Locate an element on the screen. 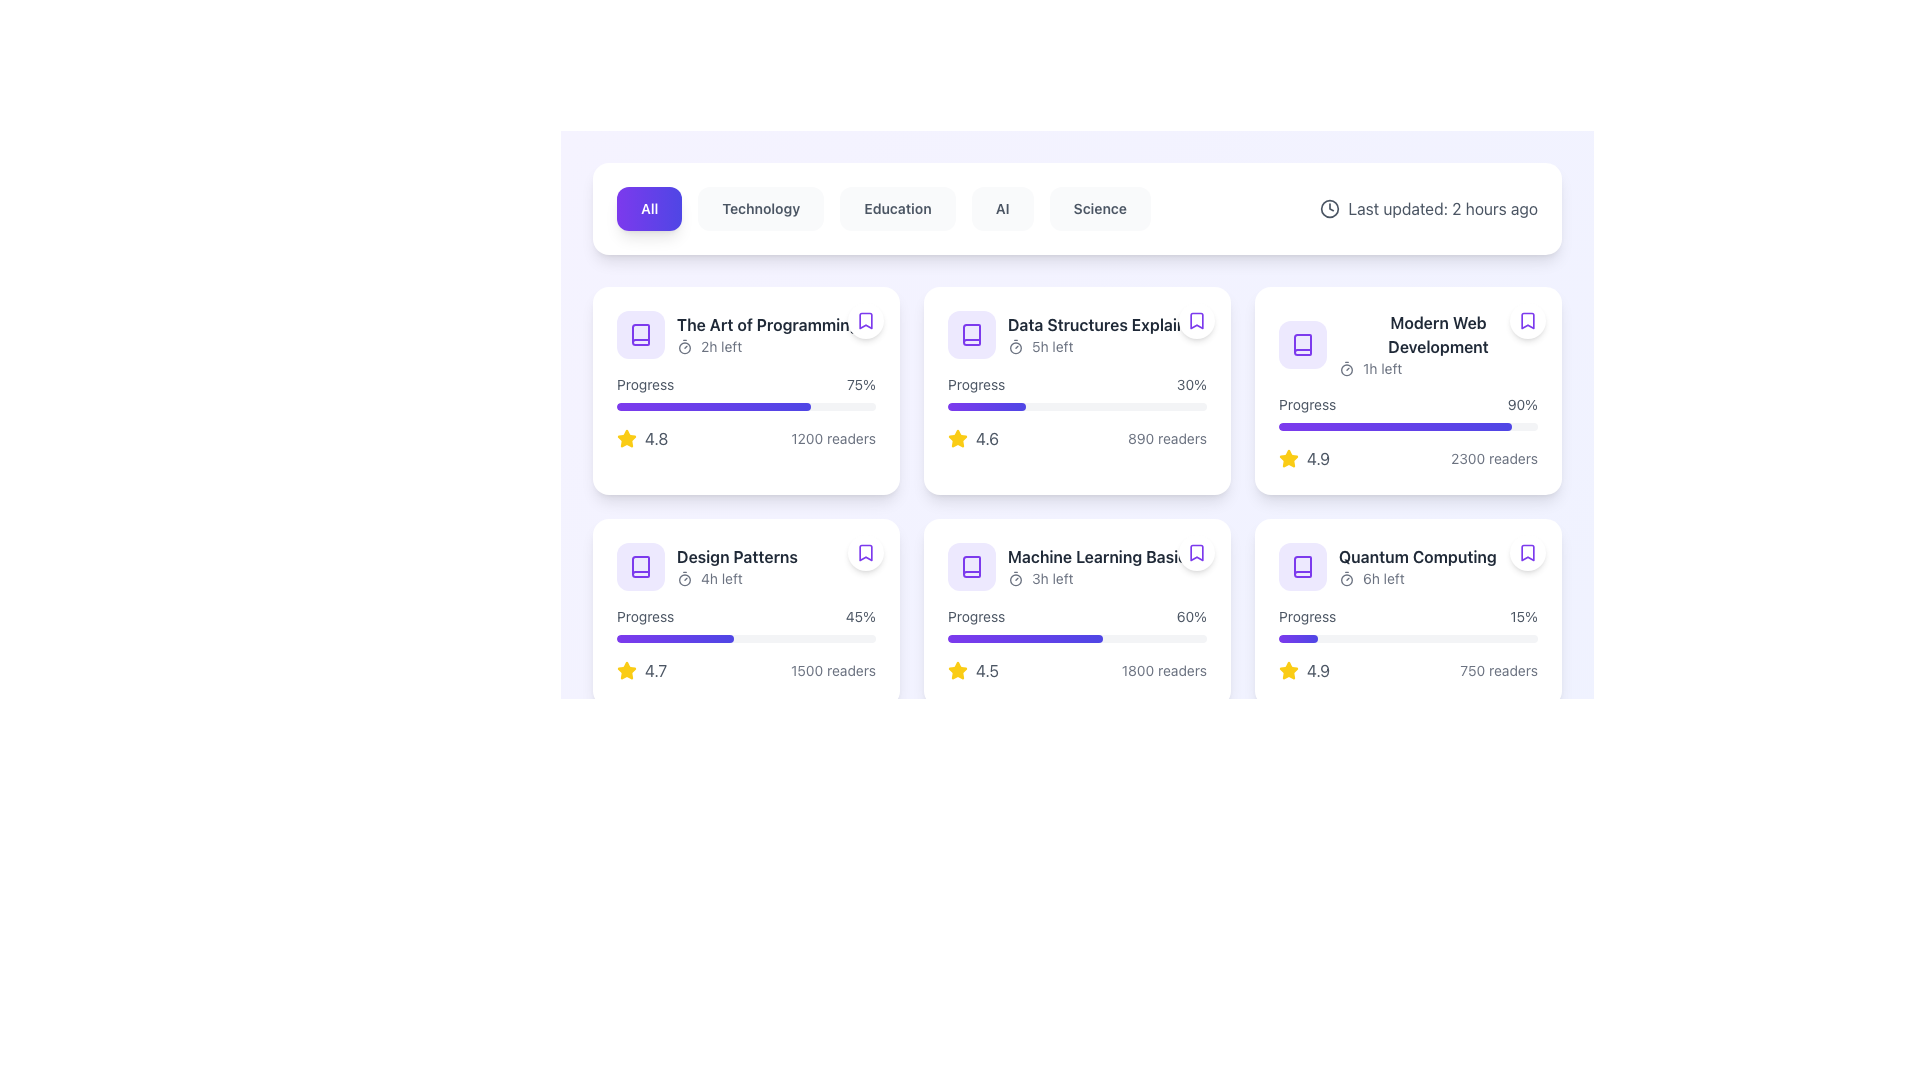 This screenshot has height=1080, width=1920. the text label indicating the purpose of the associated progress bar, located in the upper-middle left section of the second card from the left in the top row of the grid layout is located at coordinates (976, 385).